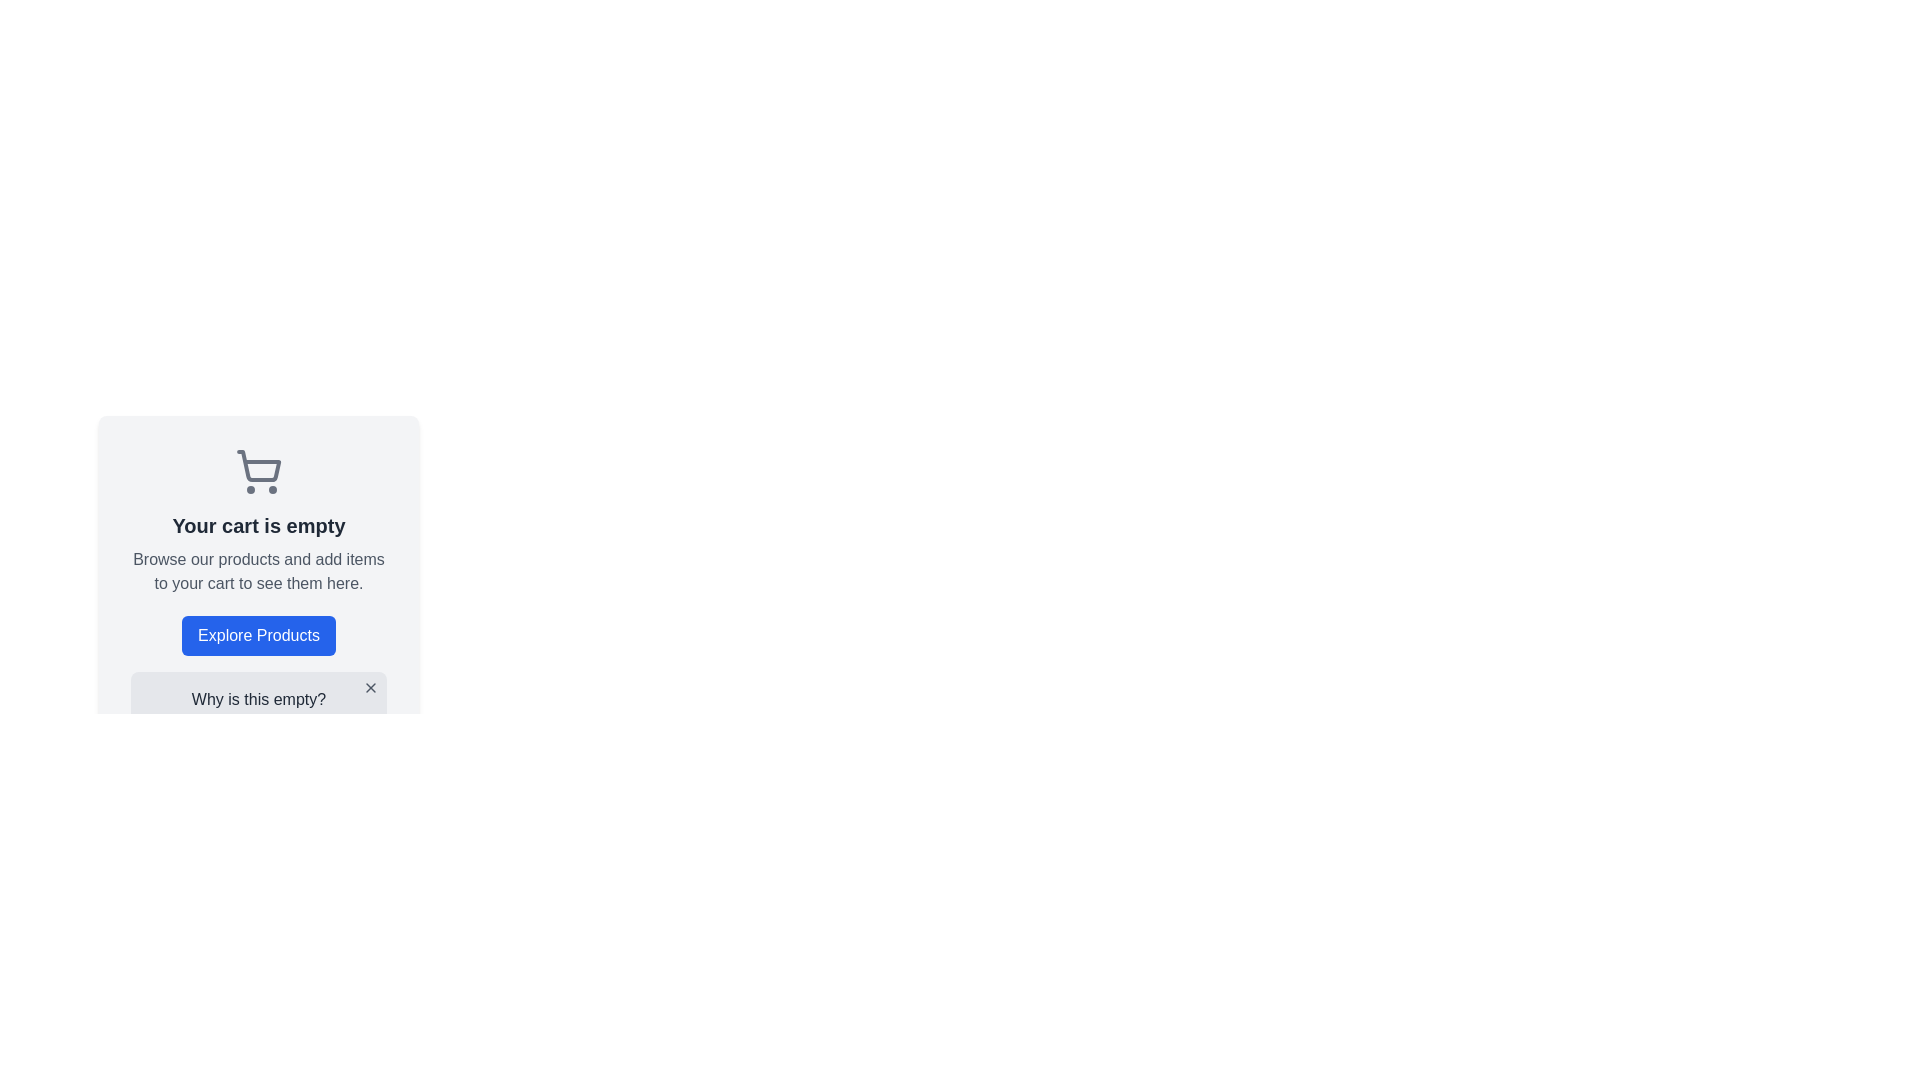  What do you see at coordinates (258, 607) in the screenshot?
I see `informational text on the empty shopping cart card located prominently in the center-left of the interface to understand the cart status` at bounding box center [258, 607].